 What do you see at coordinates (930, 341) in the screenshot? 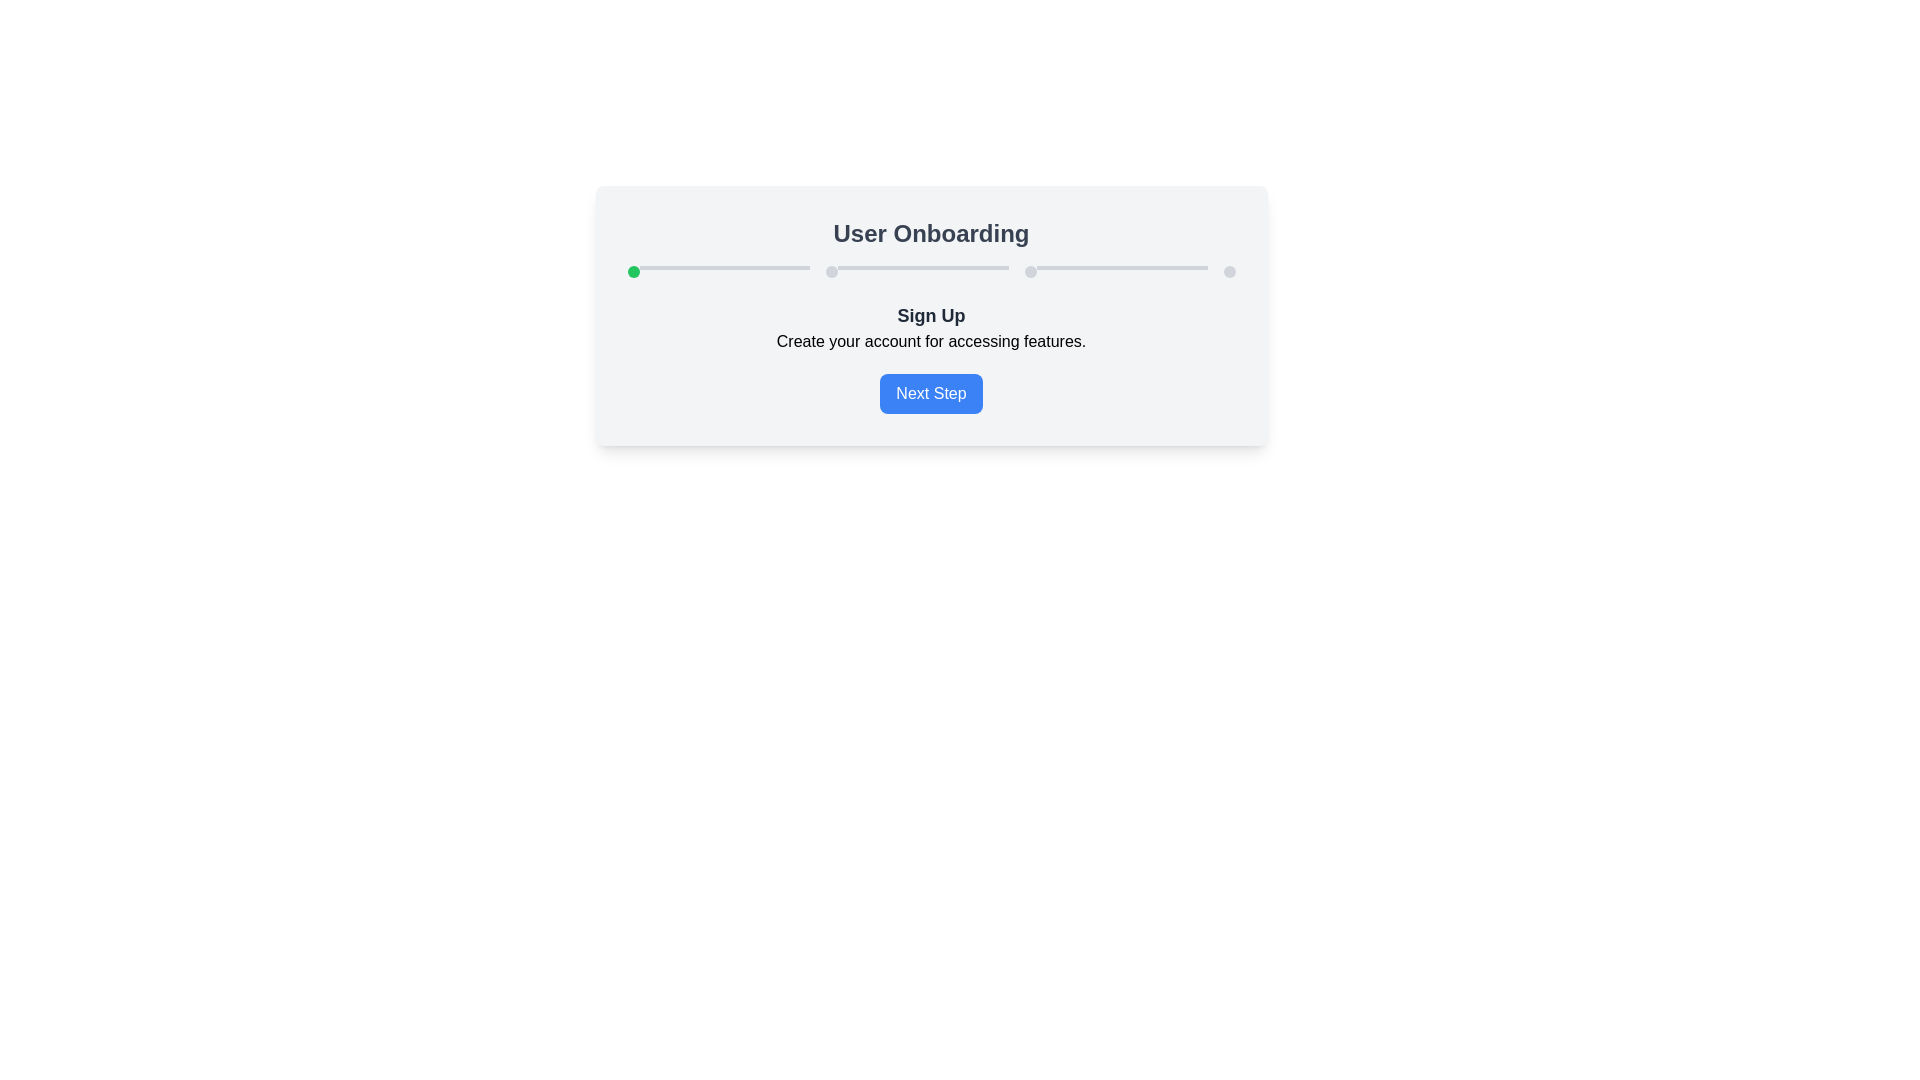
I see `static text that provides descriptive instructions for signing up, located below the 'Sign Up' heading` at bounding box center [930, 341].